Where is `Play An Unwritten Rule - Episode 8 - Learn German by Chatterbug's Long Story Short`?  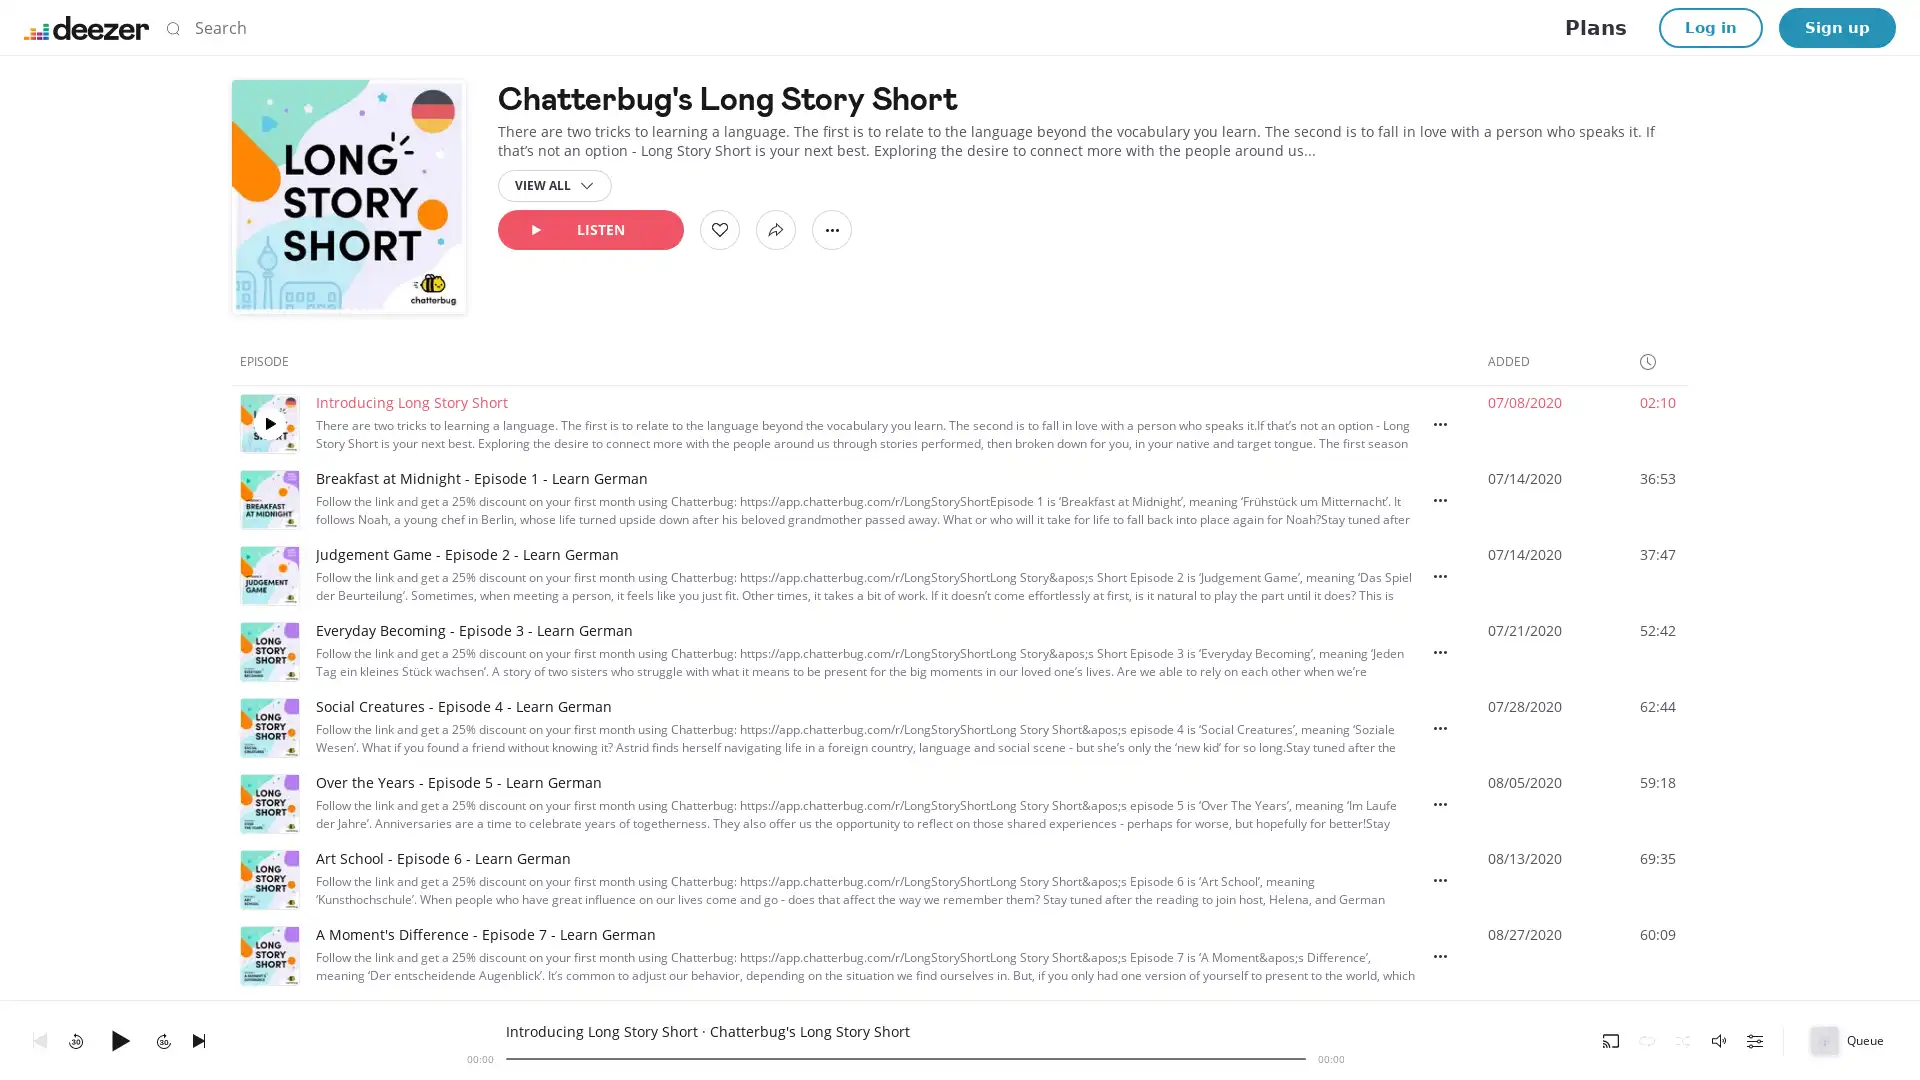
Play An Unwritten Rule - Episode 8 - Learn German by Chatterbug's Long Story Short is located at coordinates (268, 1032).